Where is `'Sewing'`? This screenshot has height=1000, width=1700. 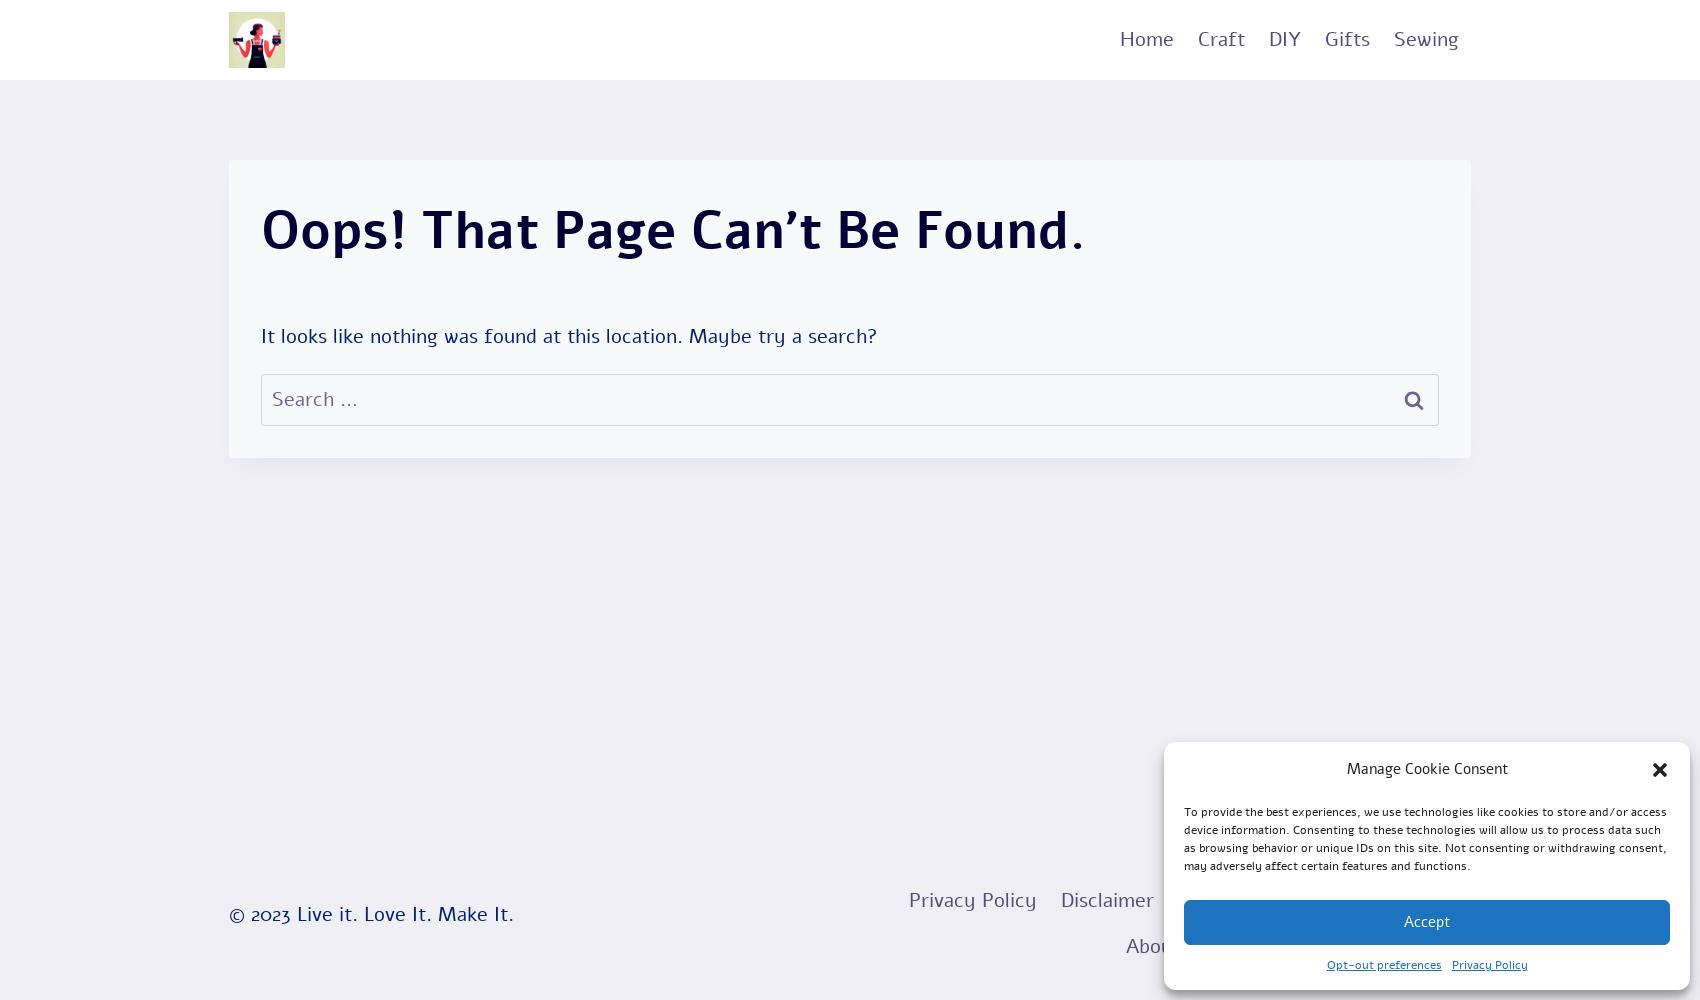 'Sewing' is located at coordinates (1393, 39).